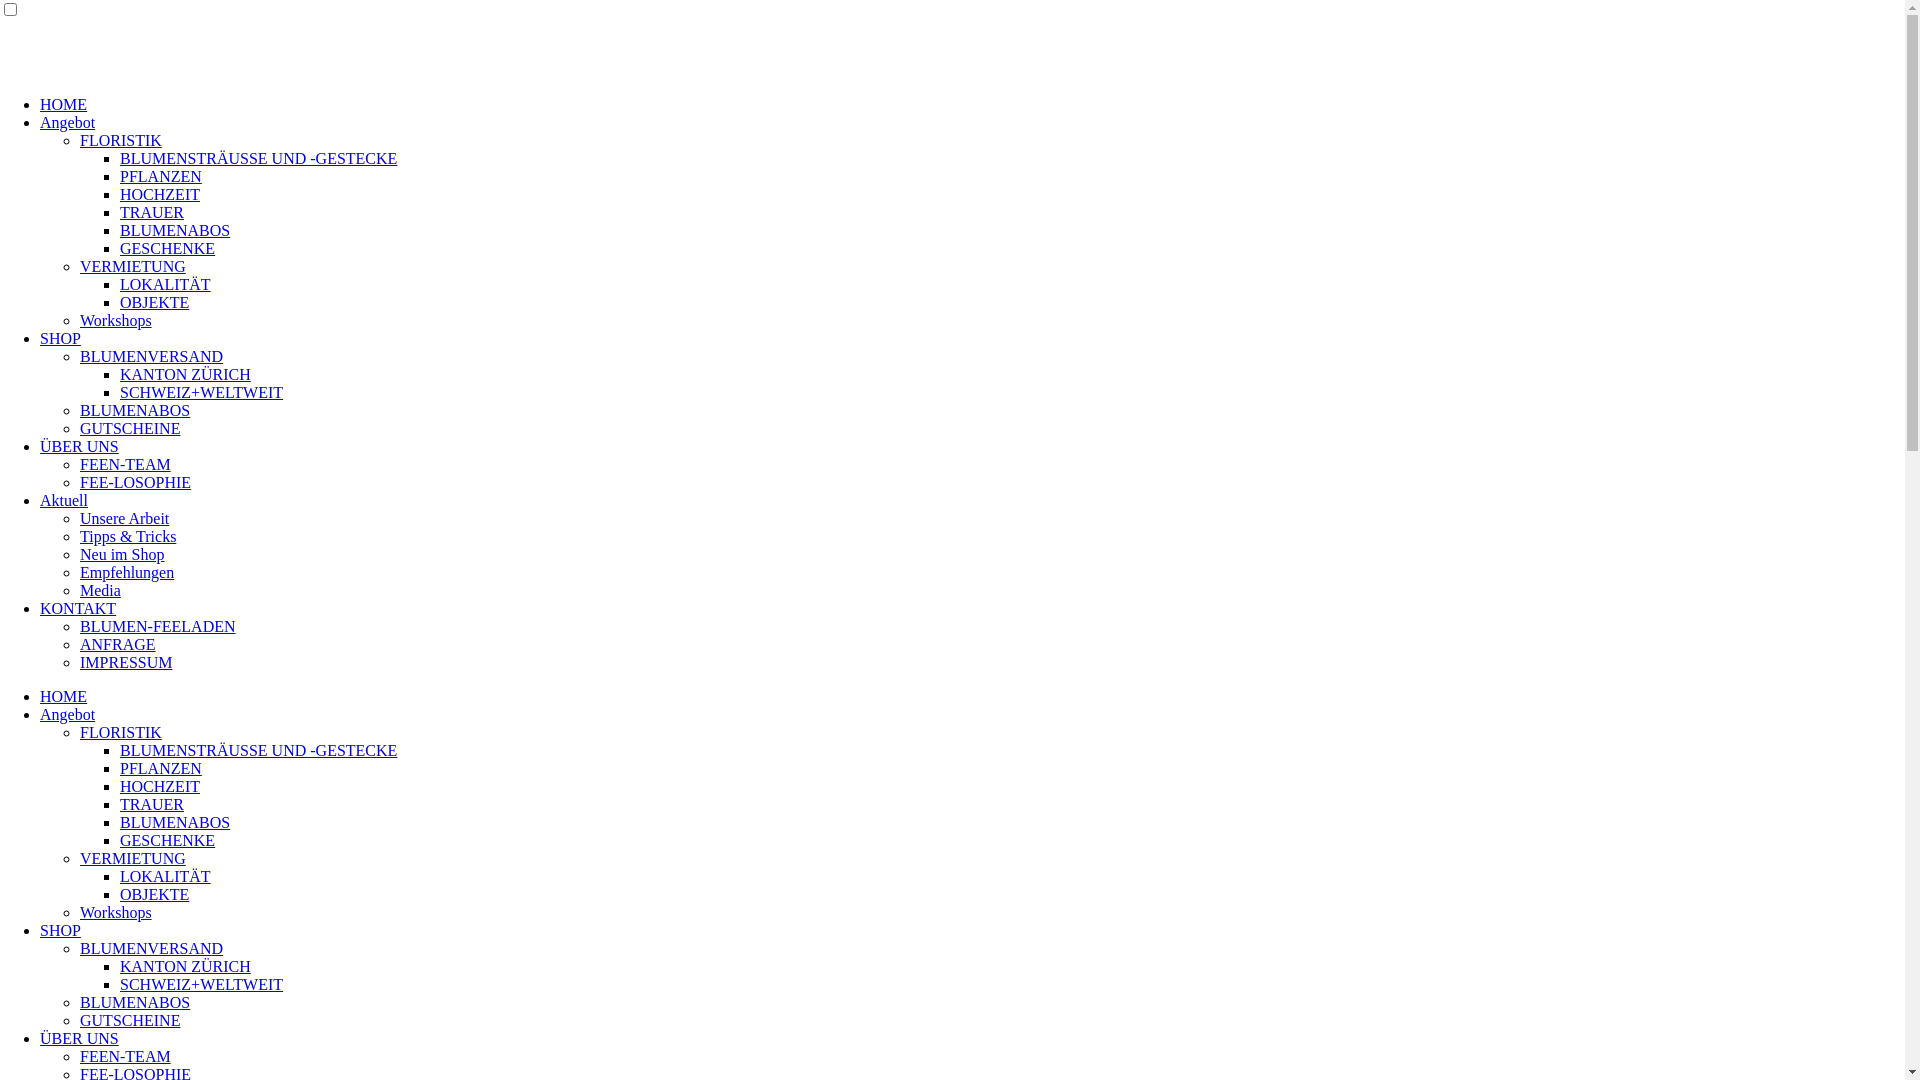  Describe the element at coordinates (80, 517) in the screenshot. I see `'Unsere Arbeit'` at that location.